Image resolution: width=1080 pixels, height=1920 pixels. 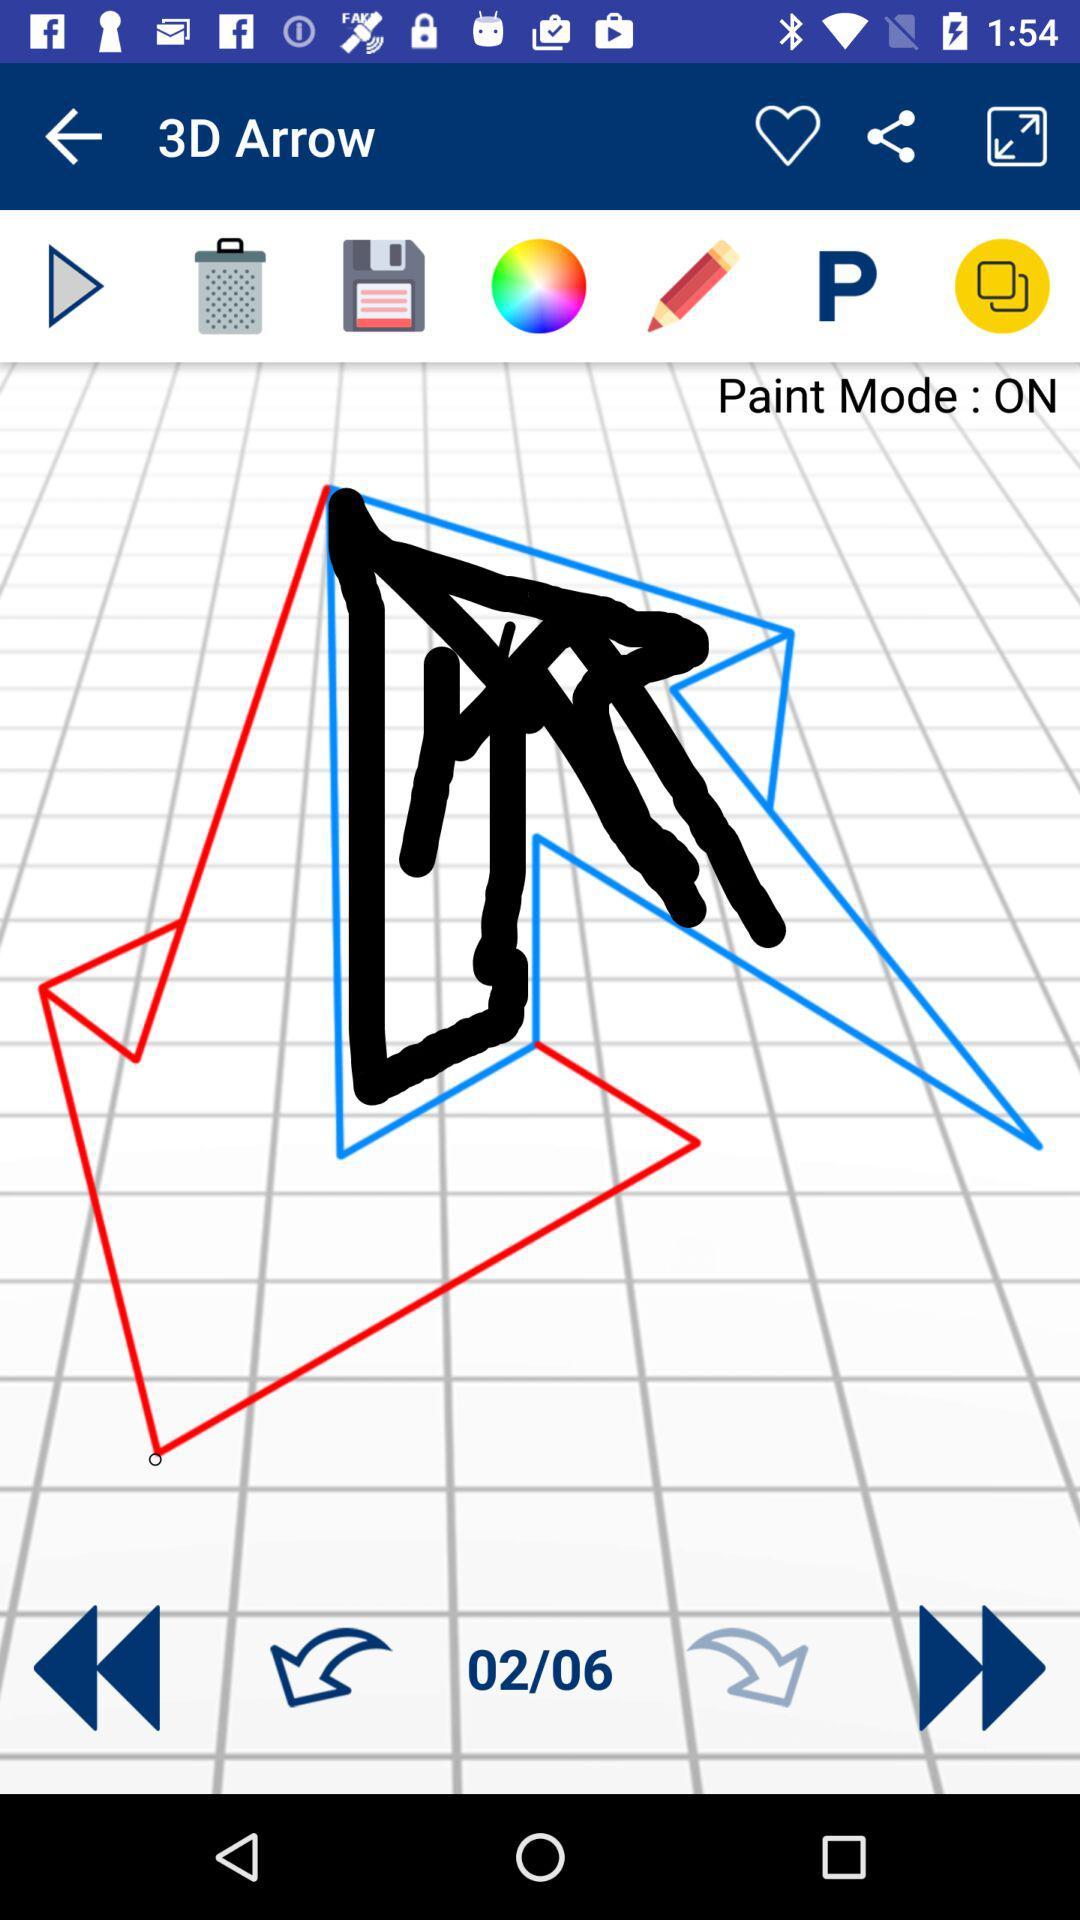 I want to click on draw on image, so click(x=692, y=285).